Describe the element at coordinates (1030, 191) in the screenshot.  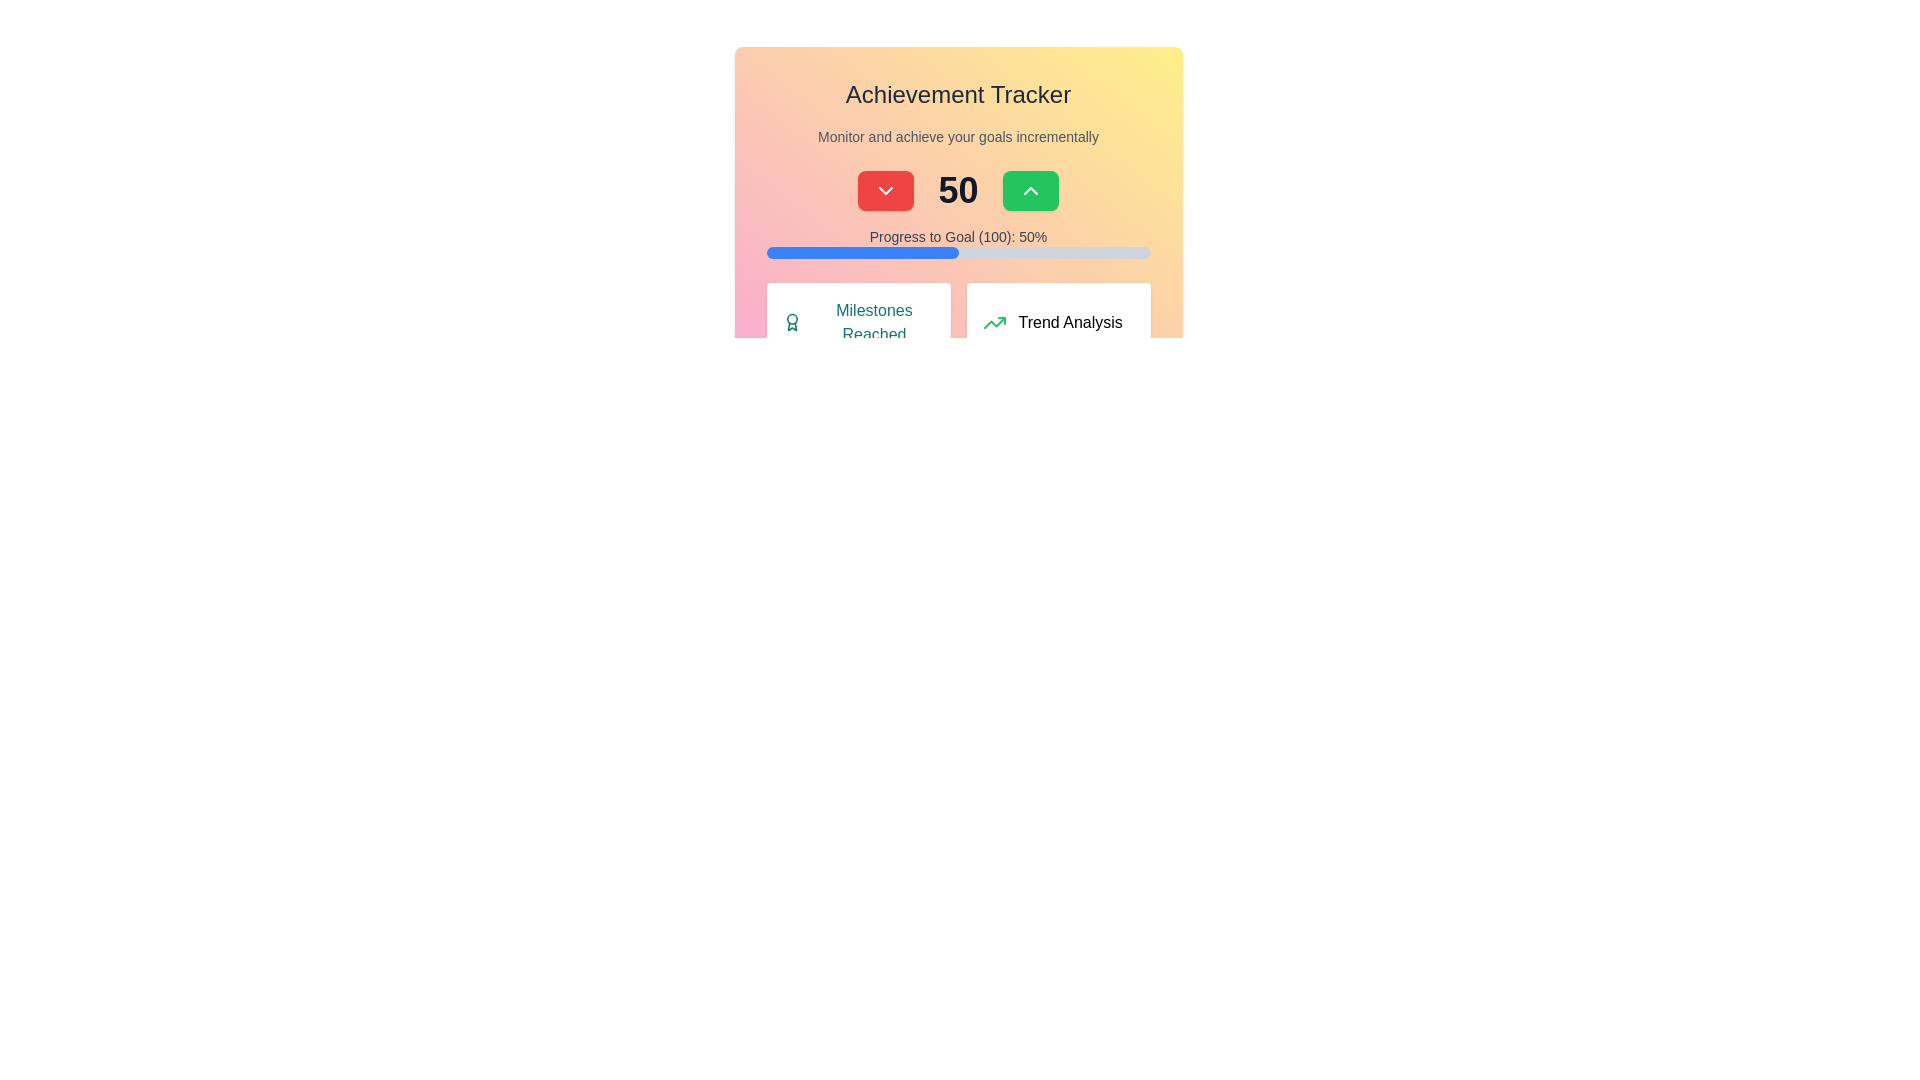
I see `the chevron-up icon located within the green rounded rectangle button` at that location.